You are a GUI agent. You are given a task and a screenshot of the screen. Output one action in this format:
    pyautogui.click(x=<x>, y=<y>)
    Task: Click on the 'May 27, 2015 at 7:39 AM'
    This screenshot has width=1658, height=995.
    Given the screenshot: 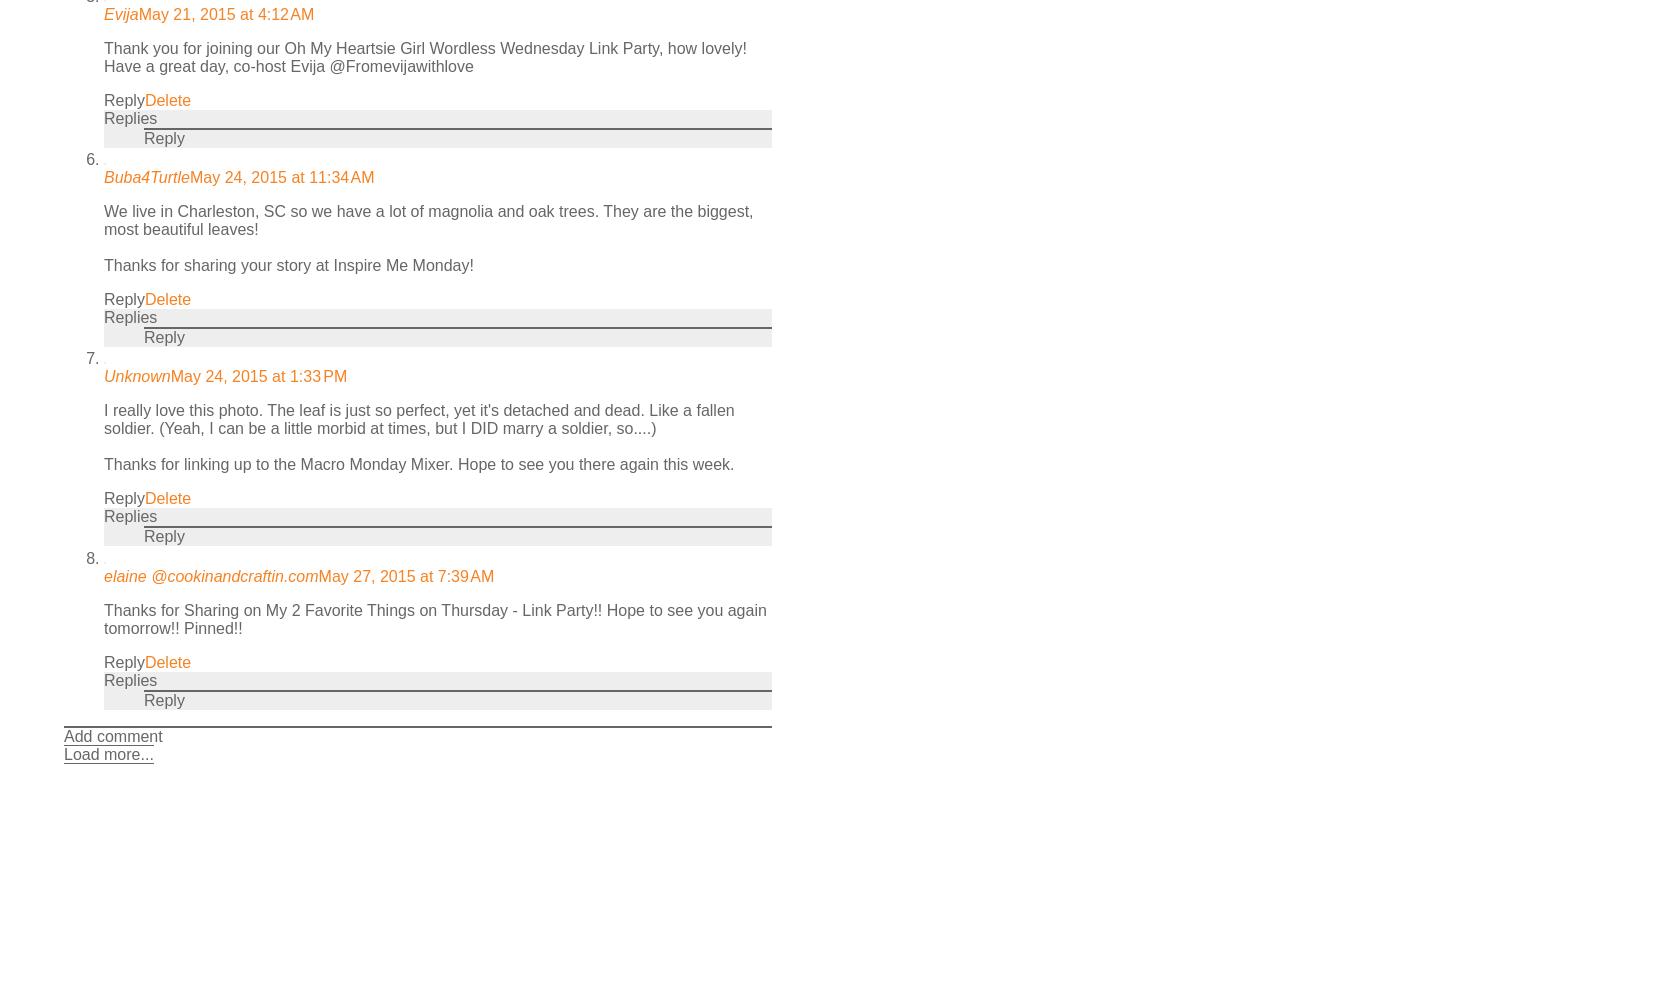 What is the action you would take?
    pyautogui.click(x=317, y=574)
    